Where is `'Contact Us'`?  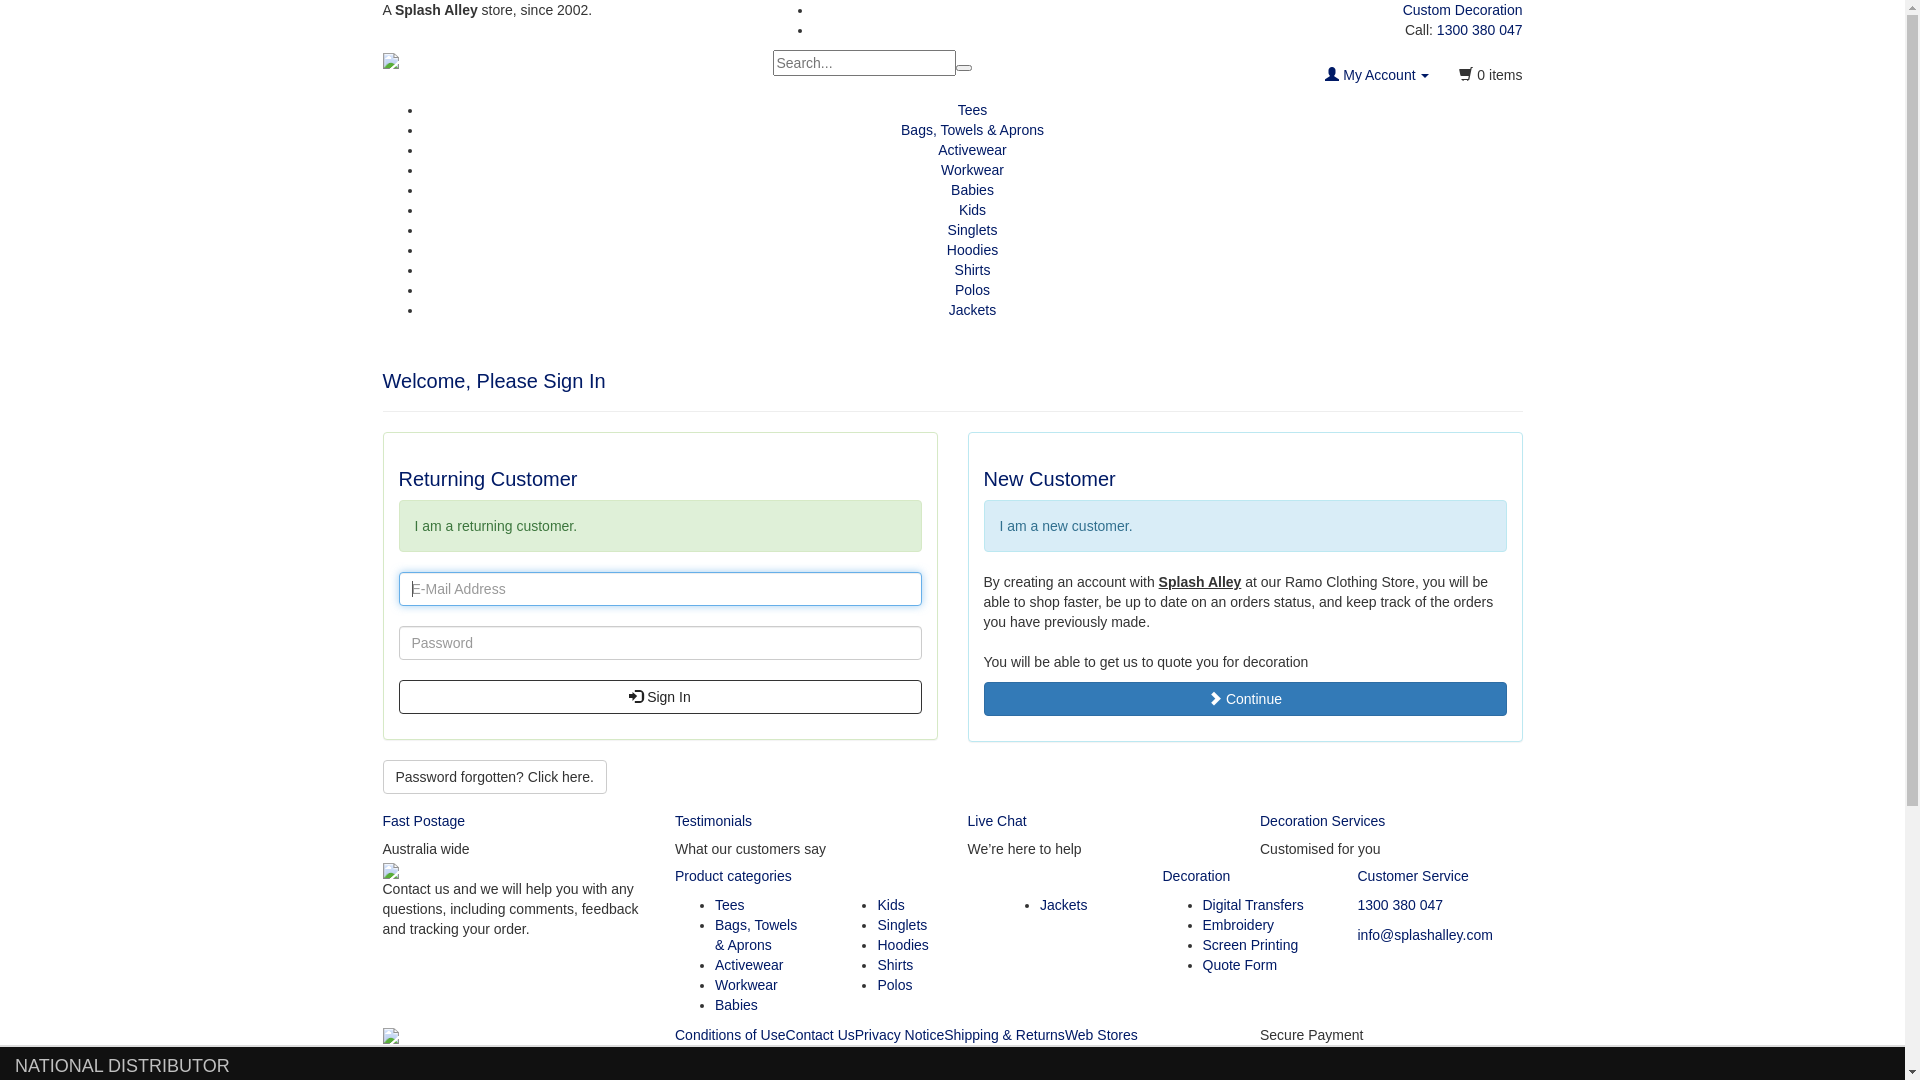
'Contact Us' is located at coordinates (820, 1034).